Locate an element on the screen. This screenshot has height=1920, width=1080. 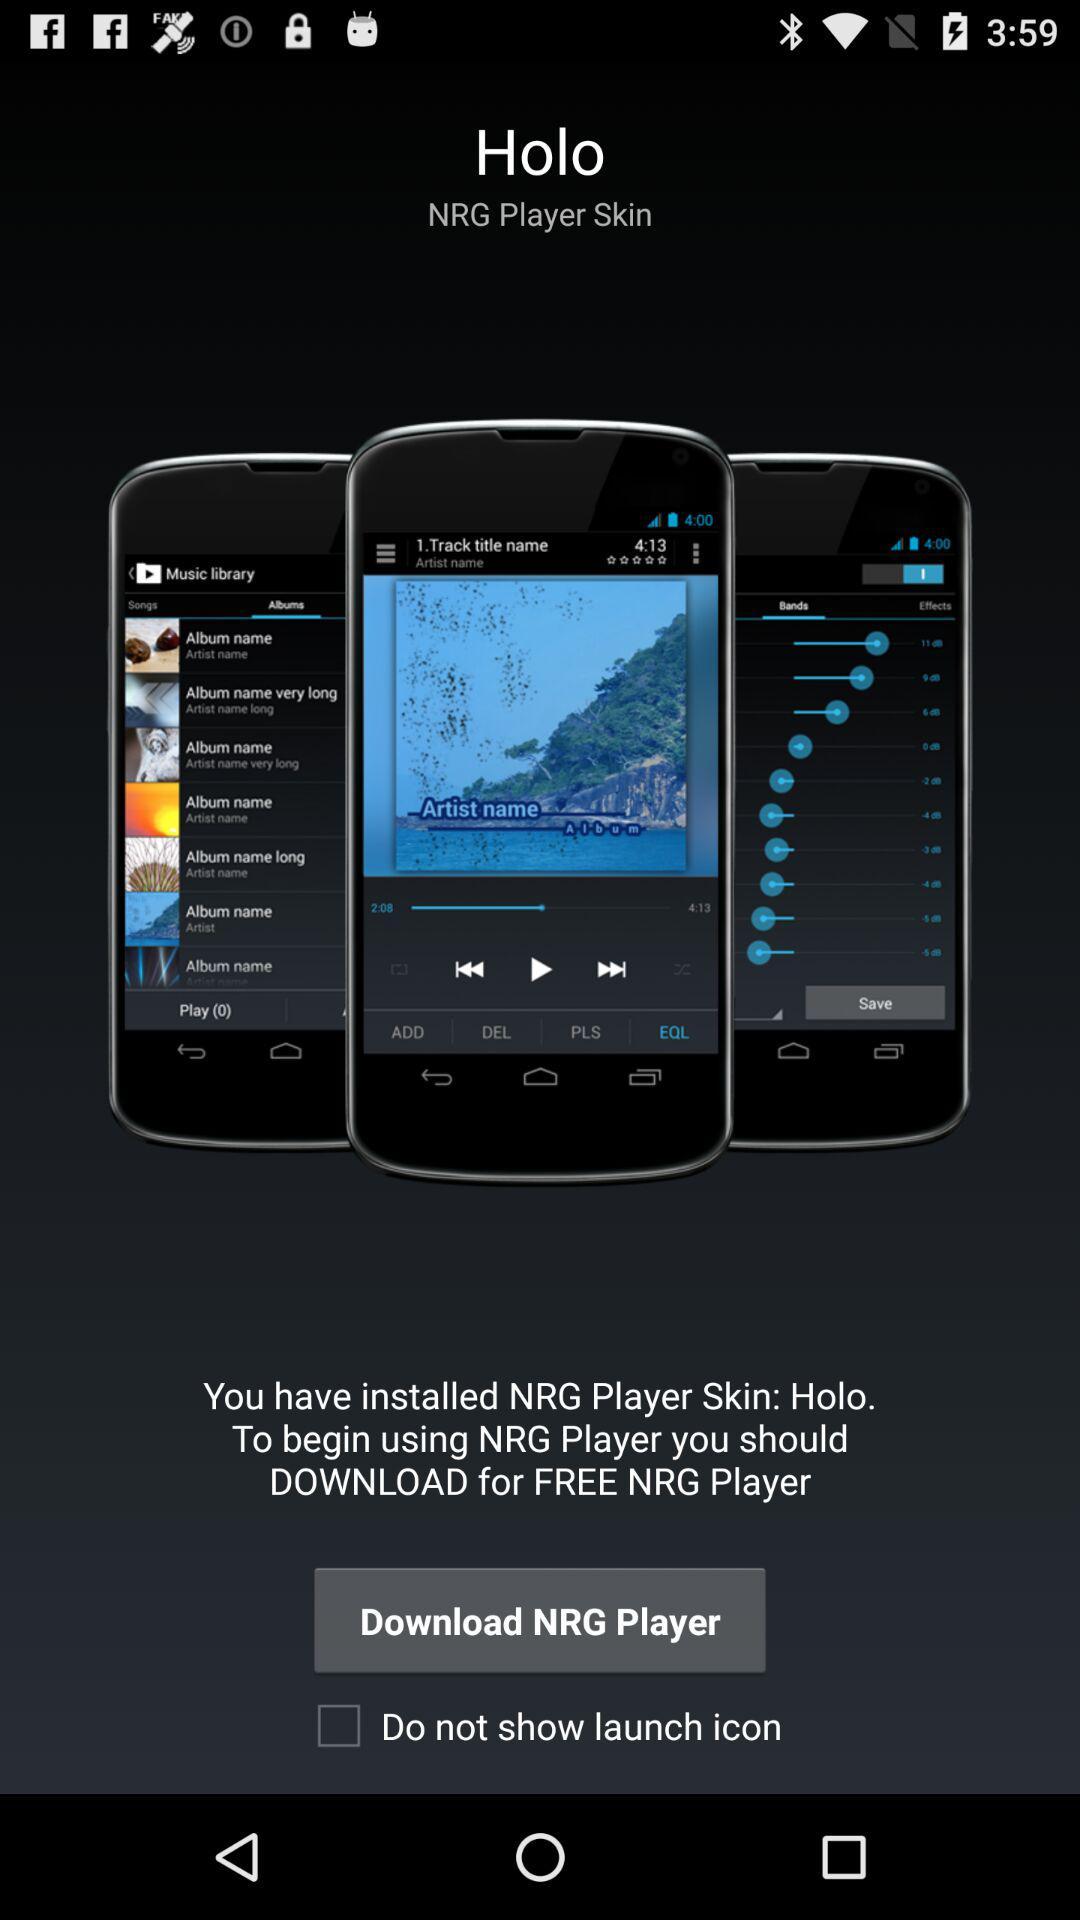
do not show item is located at coordinates (538, 1724).